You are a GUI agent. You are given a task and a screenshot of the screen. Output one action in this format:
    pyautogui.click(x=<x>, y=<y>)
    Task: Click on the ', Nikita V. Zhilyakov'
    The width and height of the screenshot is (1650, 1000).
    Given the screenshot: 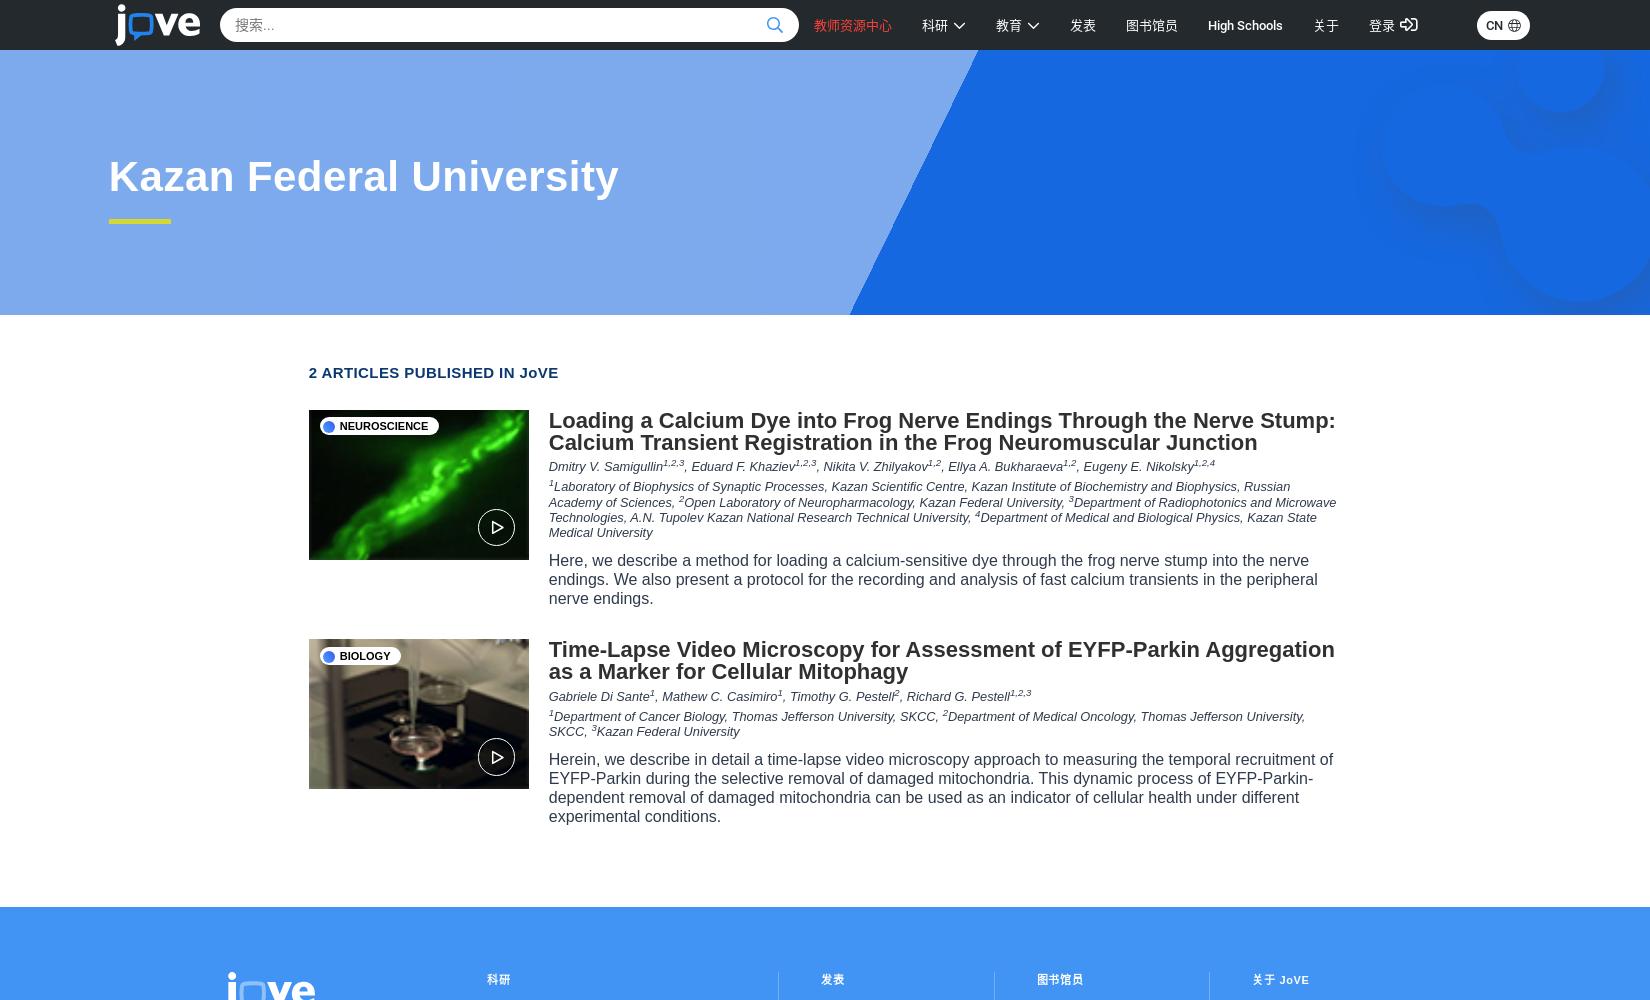 What is the action you would take?
    pyautogui.click(x=871, y=464)
    